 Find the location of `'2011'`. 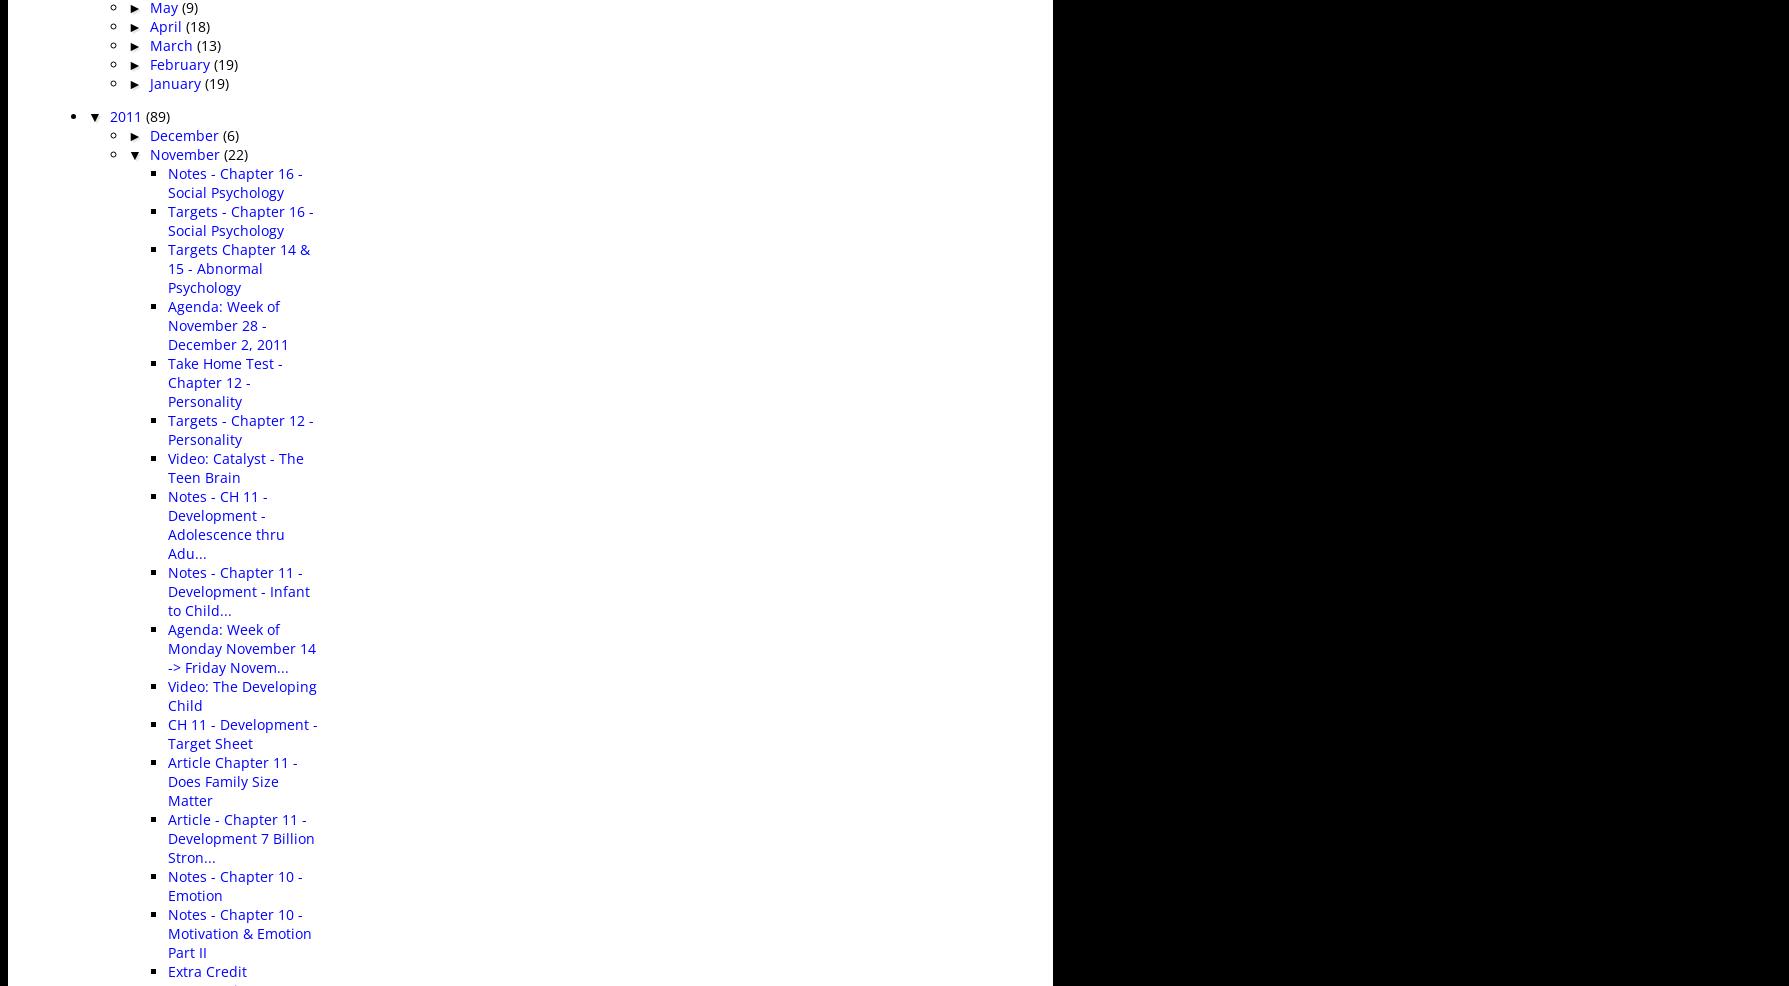

'2011' is located at coordinates (127, 115).